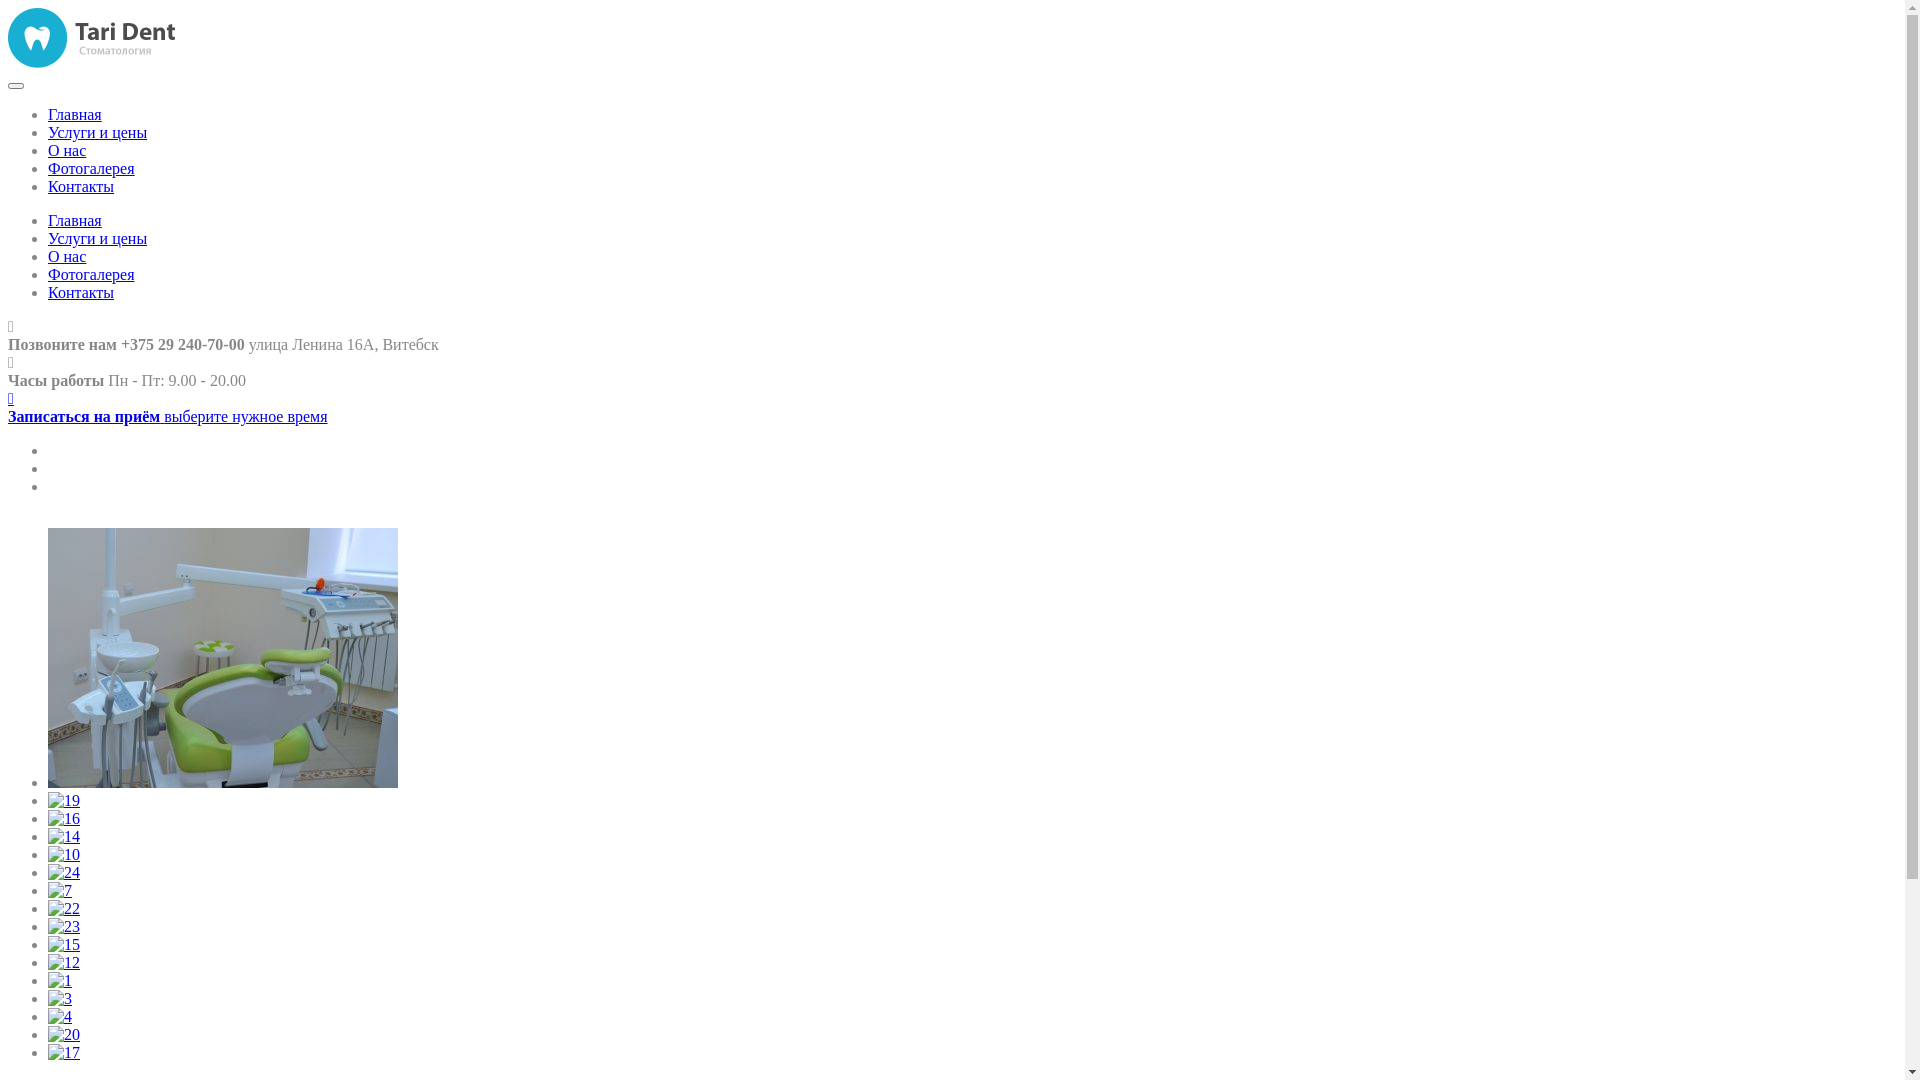 This screenshot has width=1920, height=1080. Describe the element at coordinates (63, 871) in the screenshot. I see `'24'` at that location.